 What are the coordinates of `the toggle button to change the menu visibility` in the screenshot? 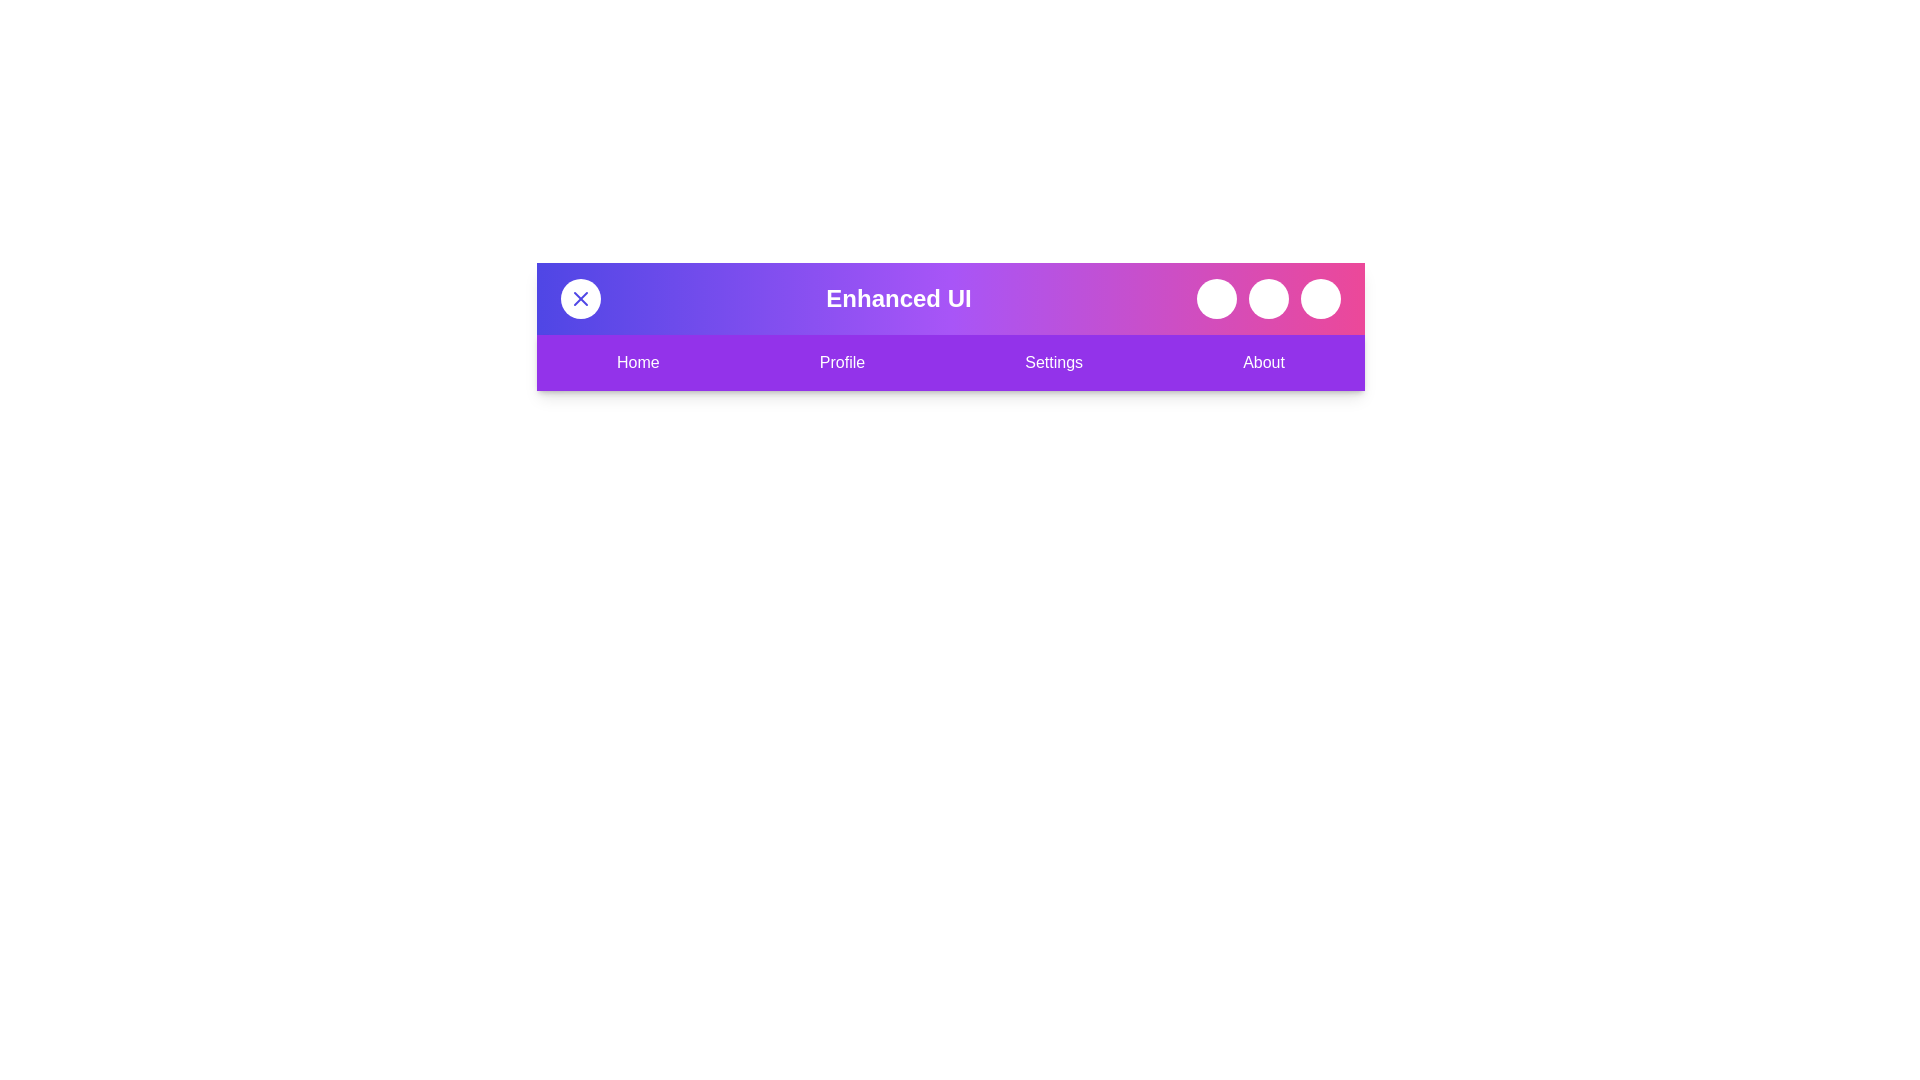 It's located at (579, 299).